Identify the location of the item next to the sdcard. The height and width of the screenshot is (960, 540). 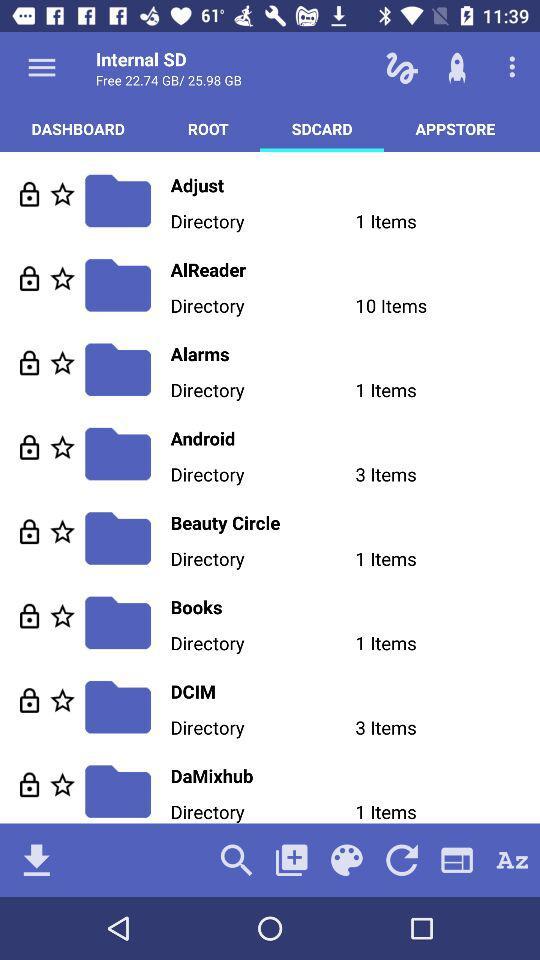
(207, 127).